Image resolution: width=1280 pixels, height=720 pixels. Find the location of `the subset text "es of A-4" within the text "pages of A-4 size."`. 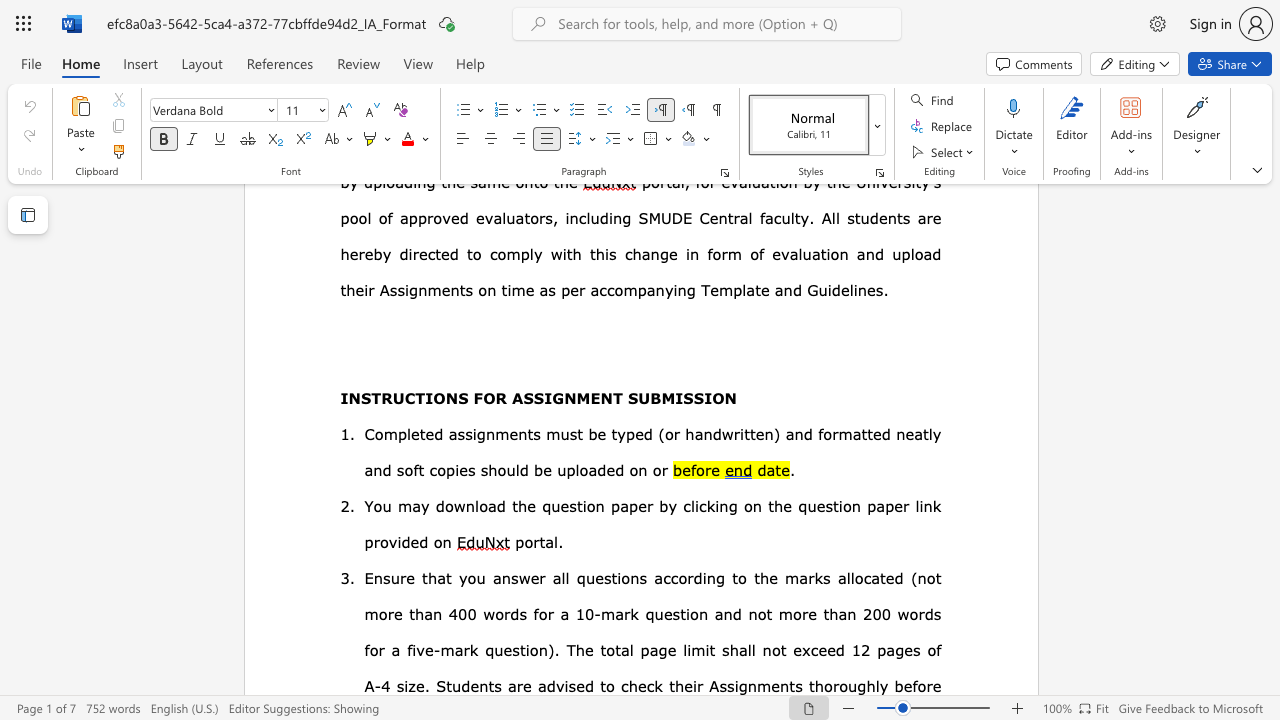

the subset text "es of A-4" within the text "pages of A-4 size." is located at coordinates (903, 650).